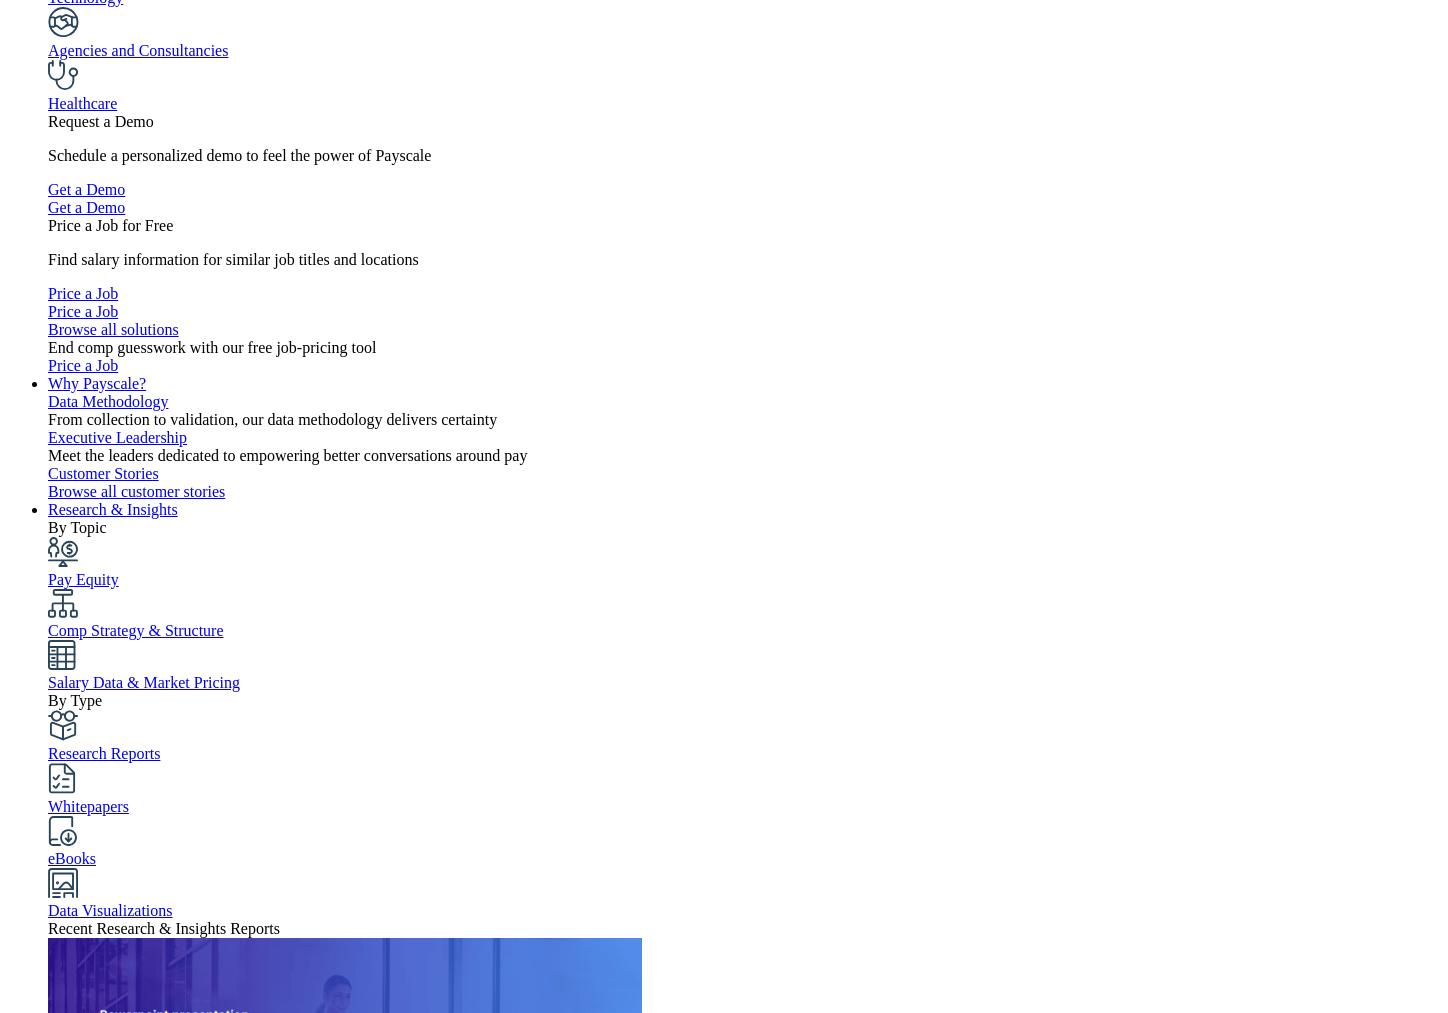 Image resolution: width=1448 pixels, height=1013 pixels. What do you see at coordinates (286, 454) in the screenshot?
I see `'Meet the leaders dedicated to empowering better conversations around pay'` at bounding box center [286, 454].